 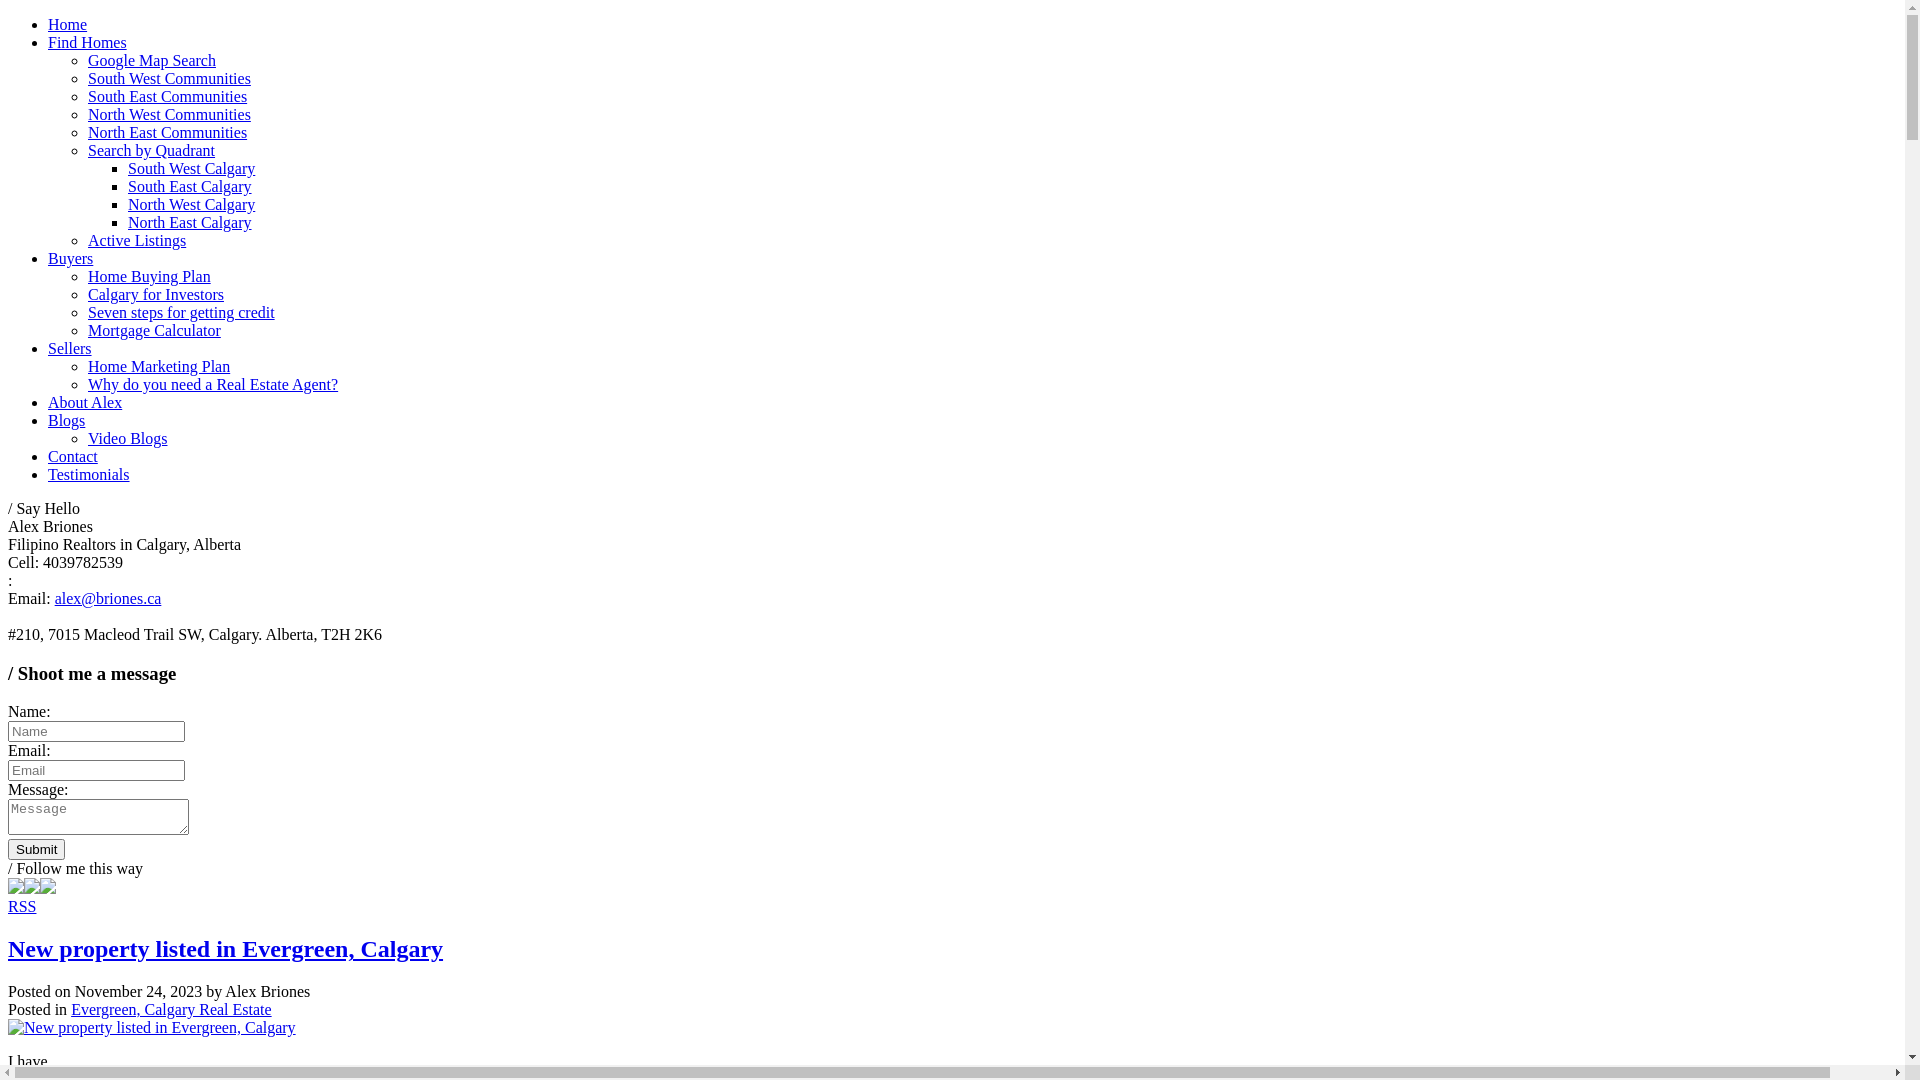 I want to click on 'Testimonials', so click(x=88, y=474).